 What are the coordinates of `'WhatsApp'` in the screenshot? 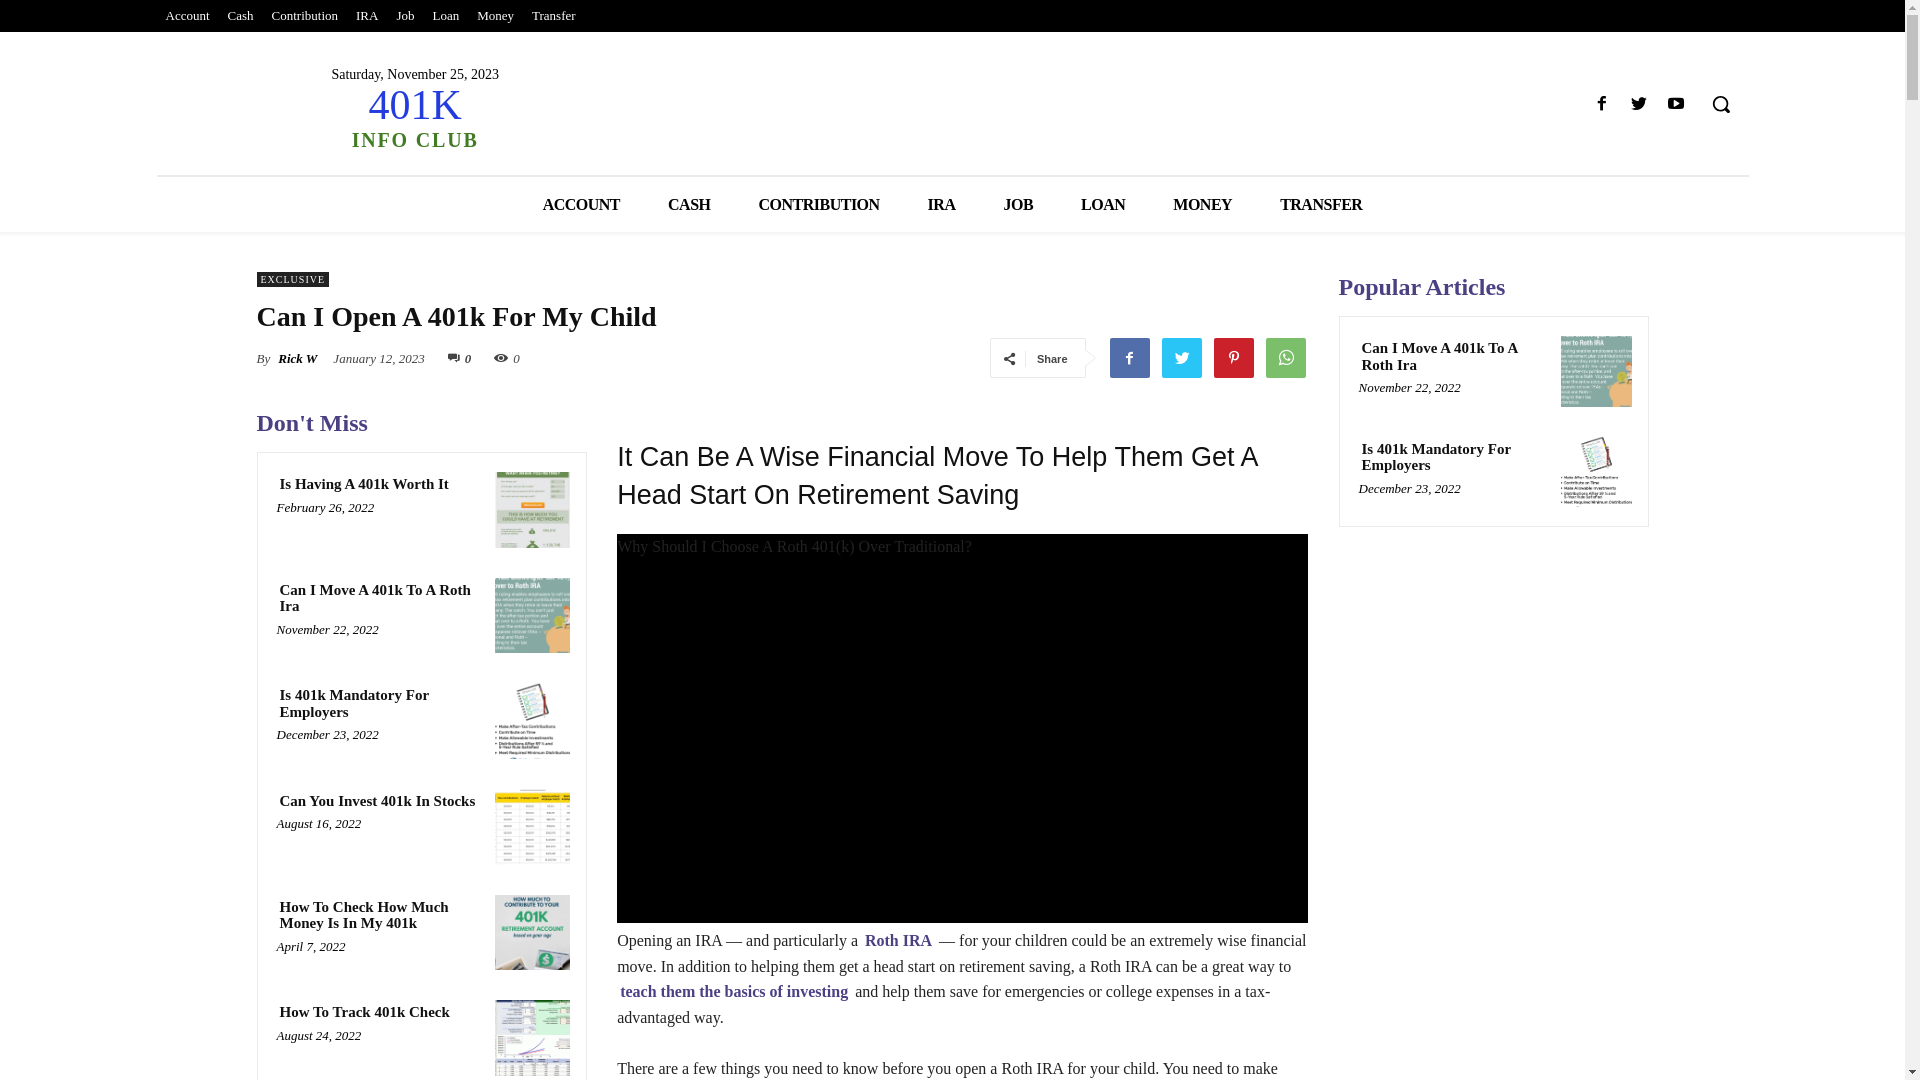 It's located at (1285, 357).